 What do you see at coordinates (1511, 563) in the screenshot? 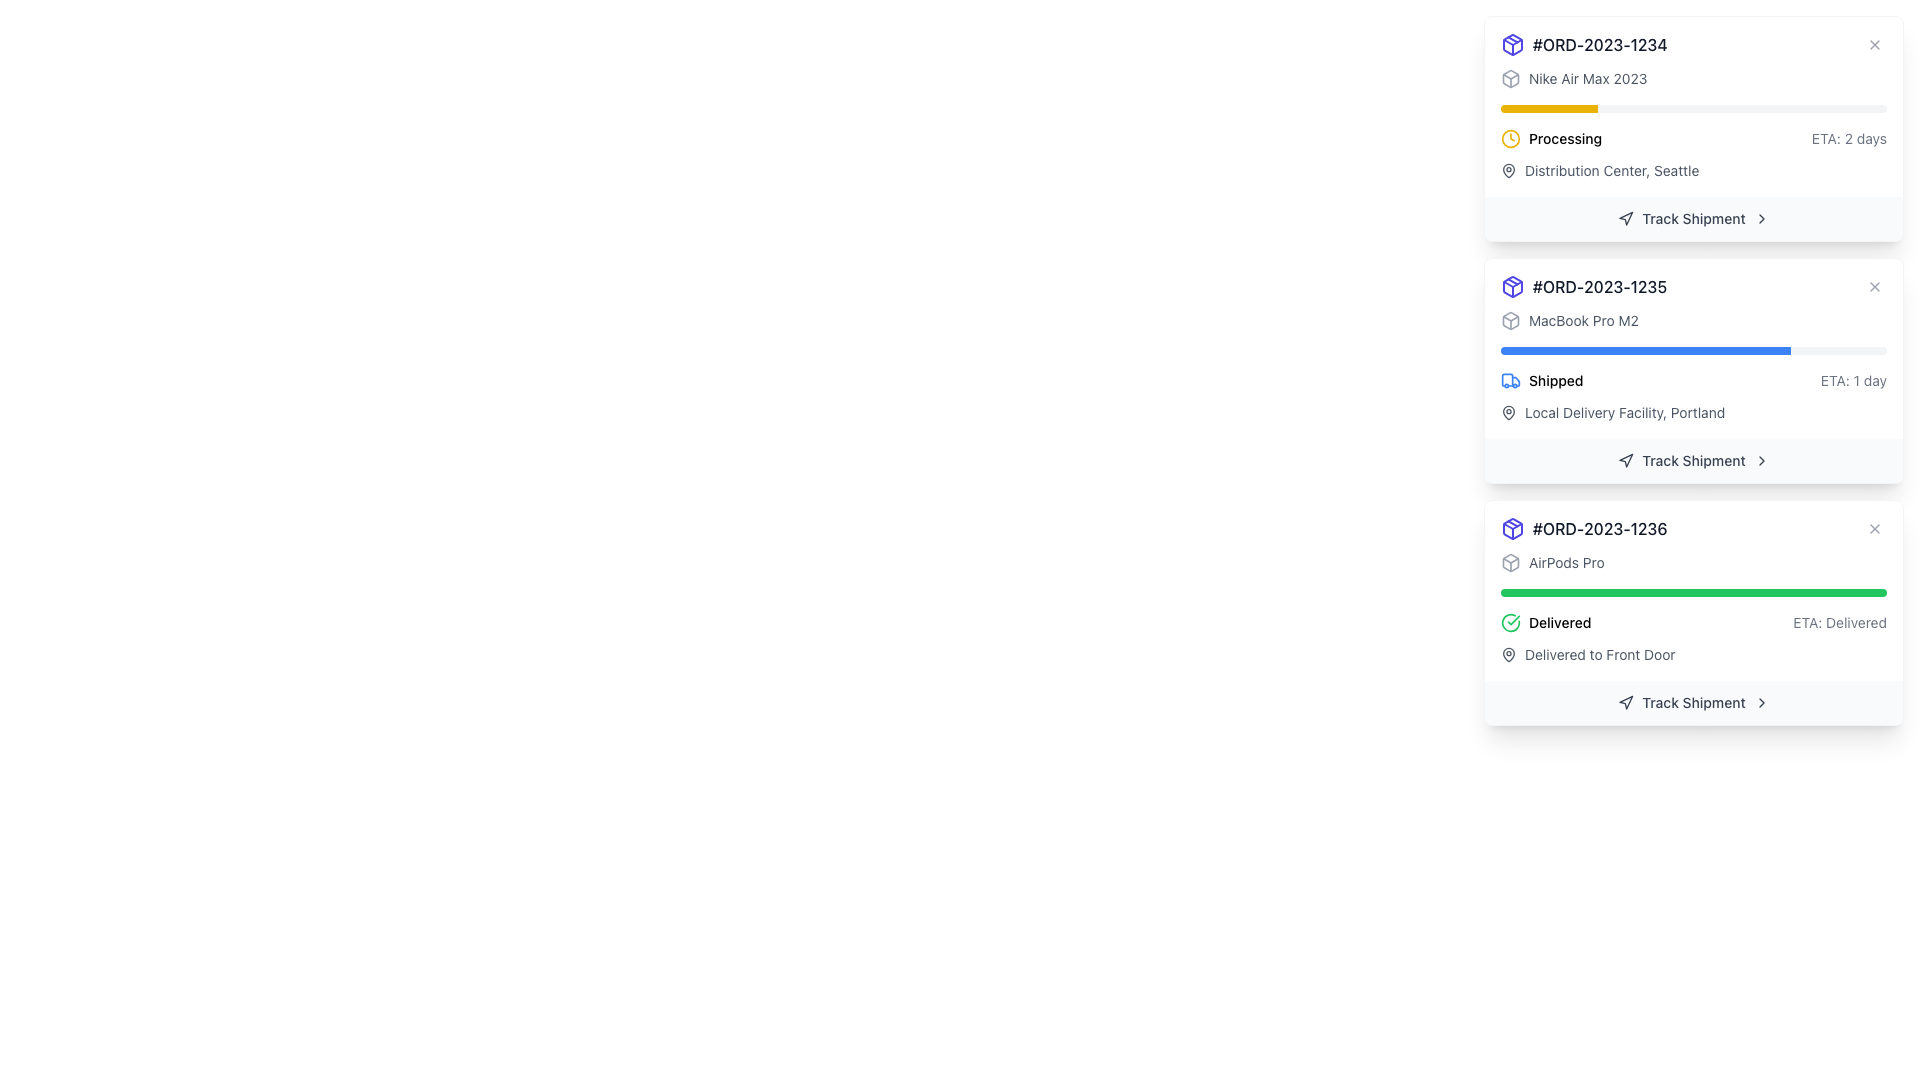
I see `the decorative or navigational icon next to the '#ORD-2023-1235' heading for visual feedback on the order type or status of the entry titled 'MacBook Pro M2'` at bounding box center [1511, 563].